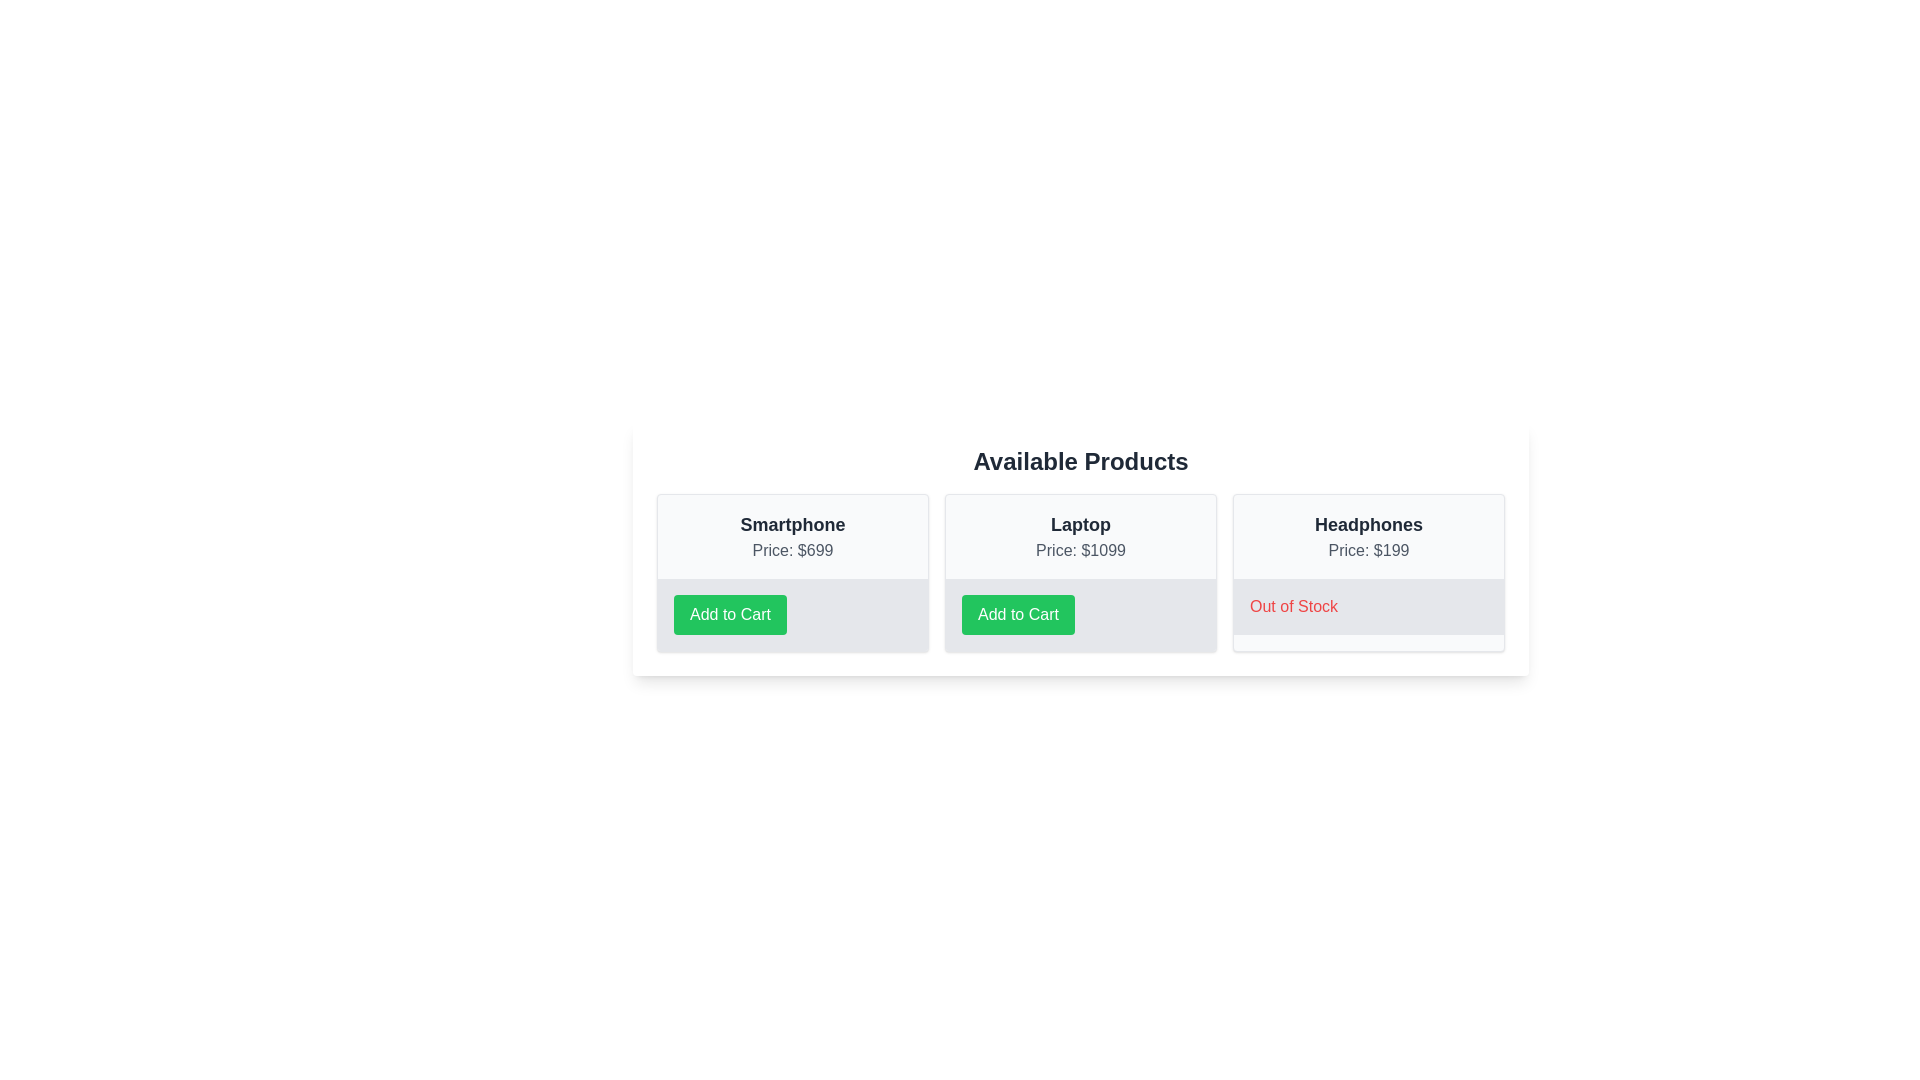 The width and height of the screenshot is (1920, 1080). Describe the element at coordinates (791, 523) in the screenshot. I see `the Text label that serves as the title of the product, located at the upper-central portion of the first product card in a row of three, above the price text` at that location.